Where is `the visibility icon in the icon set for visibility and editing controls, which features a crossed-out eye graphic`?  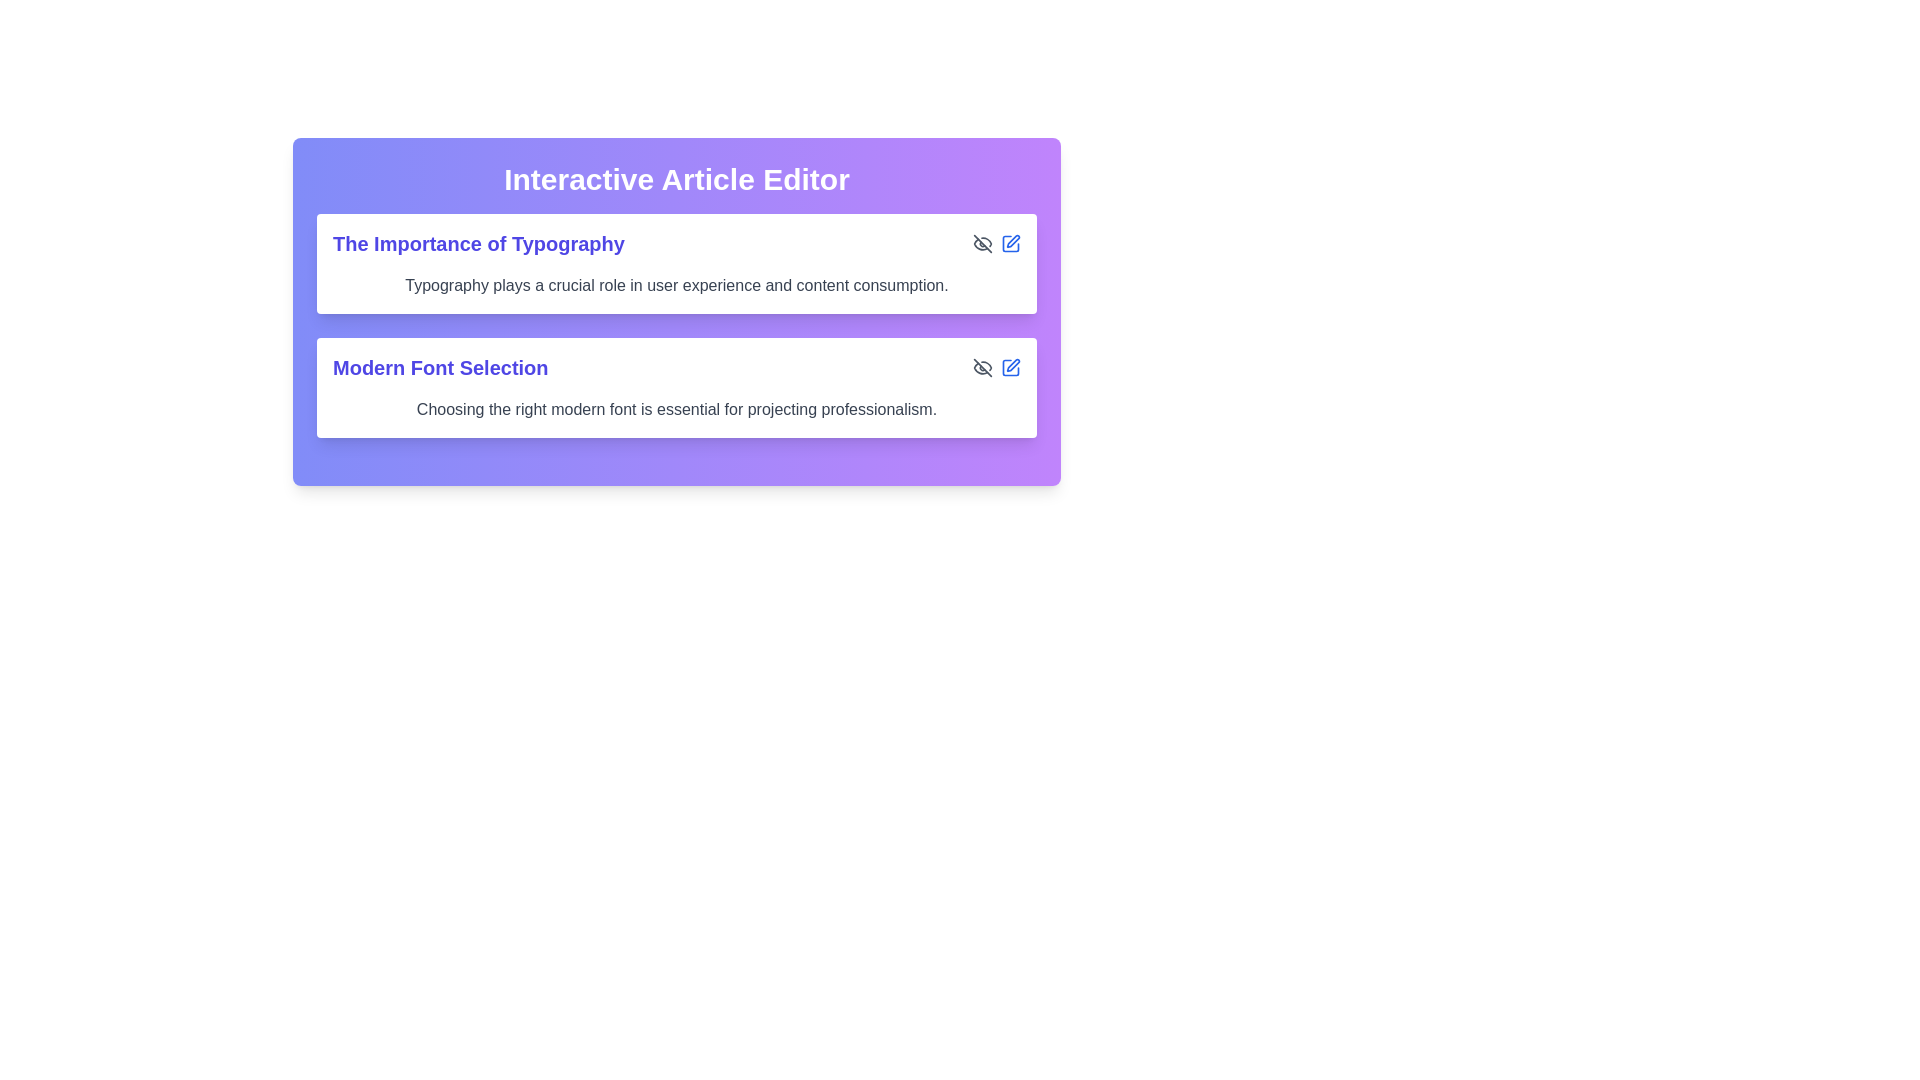
the visibility icon in the icon set for visibility and editing controls, which features a crossed-out eye graphic is located at coordinates (997, 367).